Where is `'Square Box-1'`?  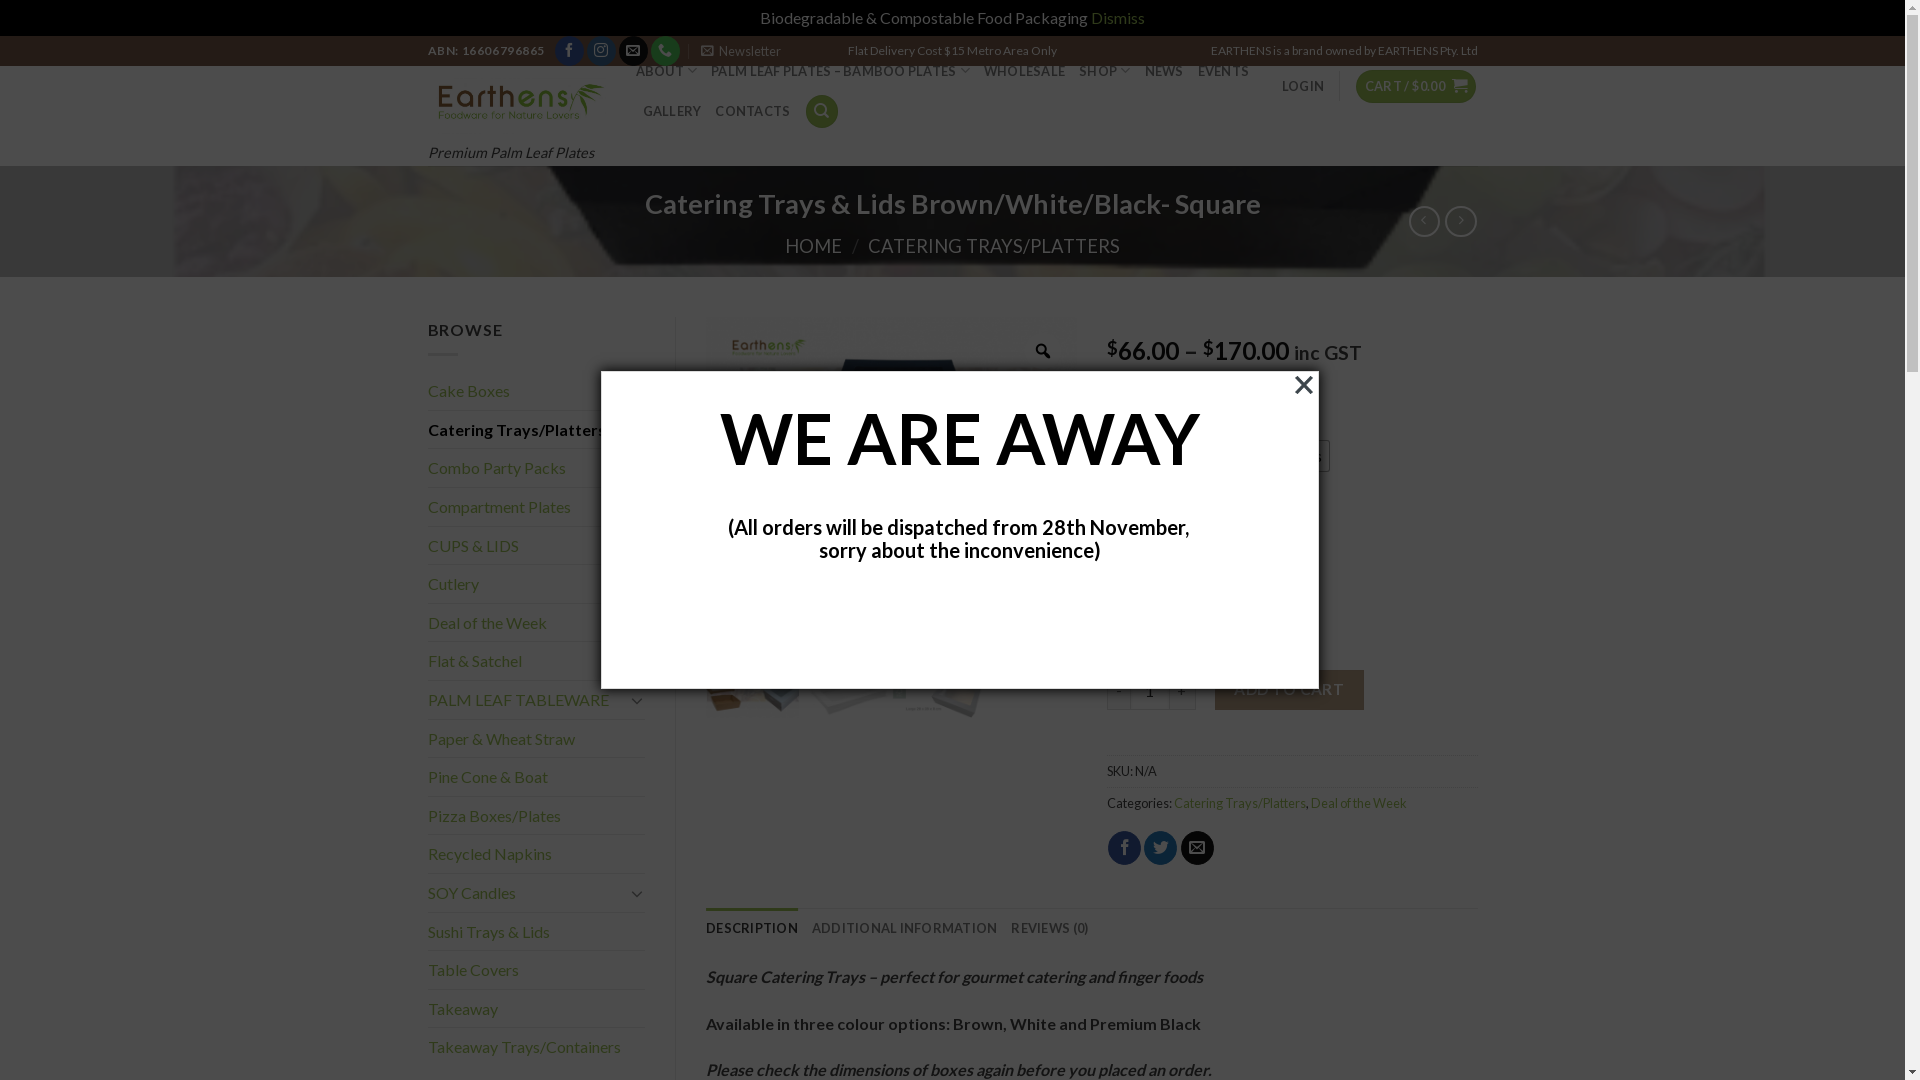 'Square Box-1' is located at coordinates (751, 672).